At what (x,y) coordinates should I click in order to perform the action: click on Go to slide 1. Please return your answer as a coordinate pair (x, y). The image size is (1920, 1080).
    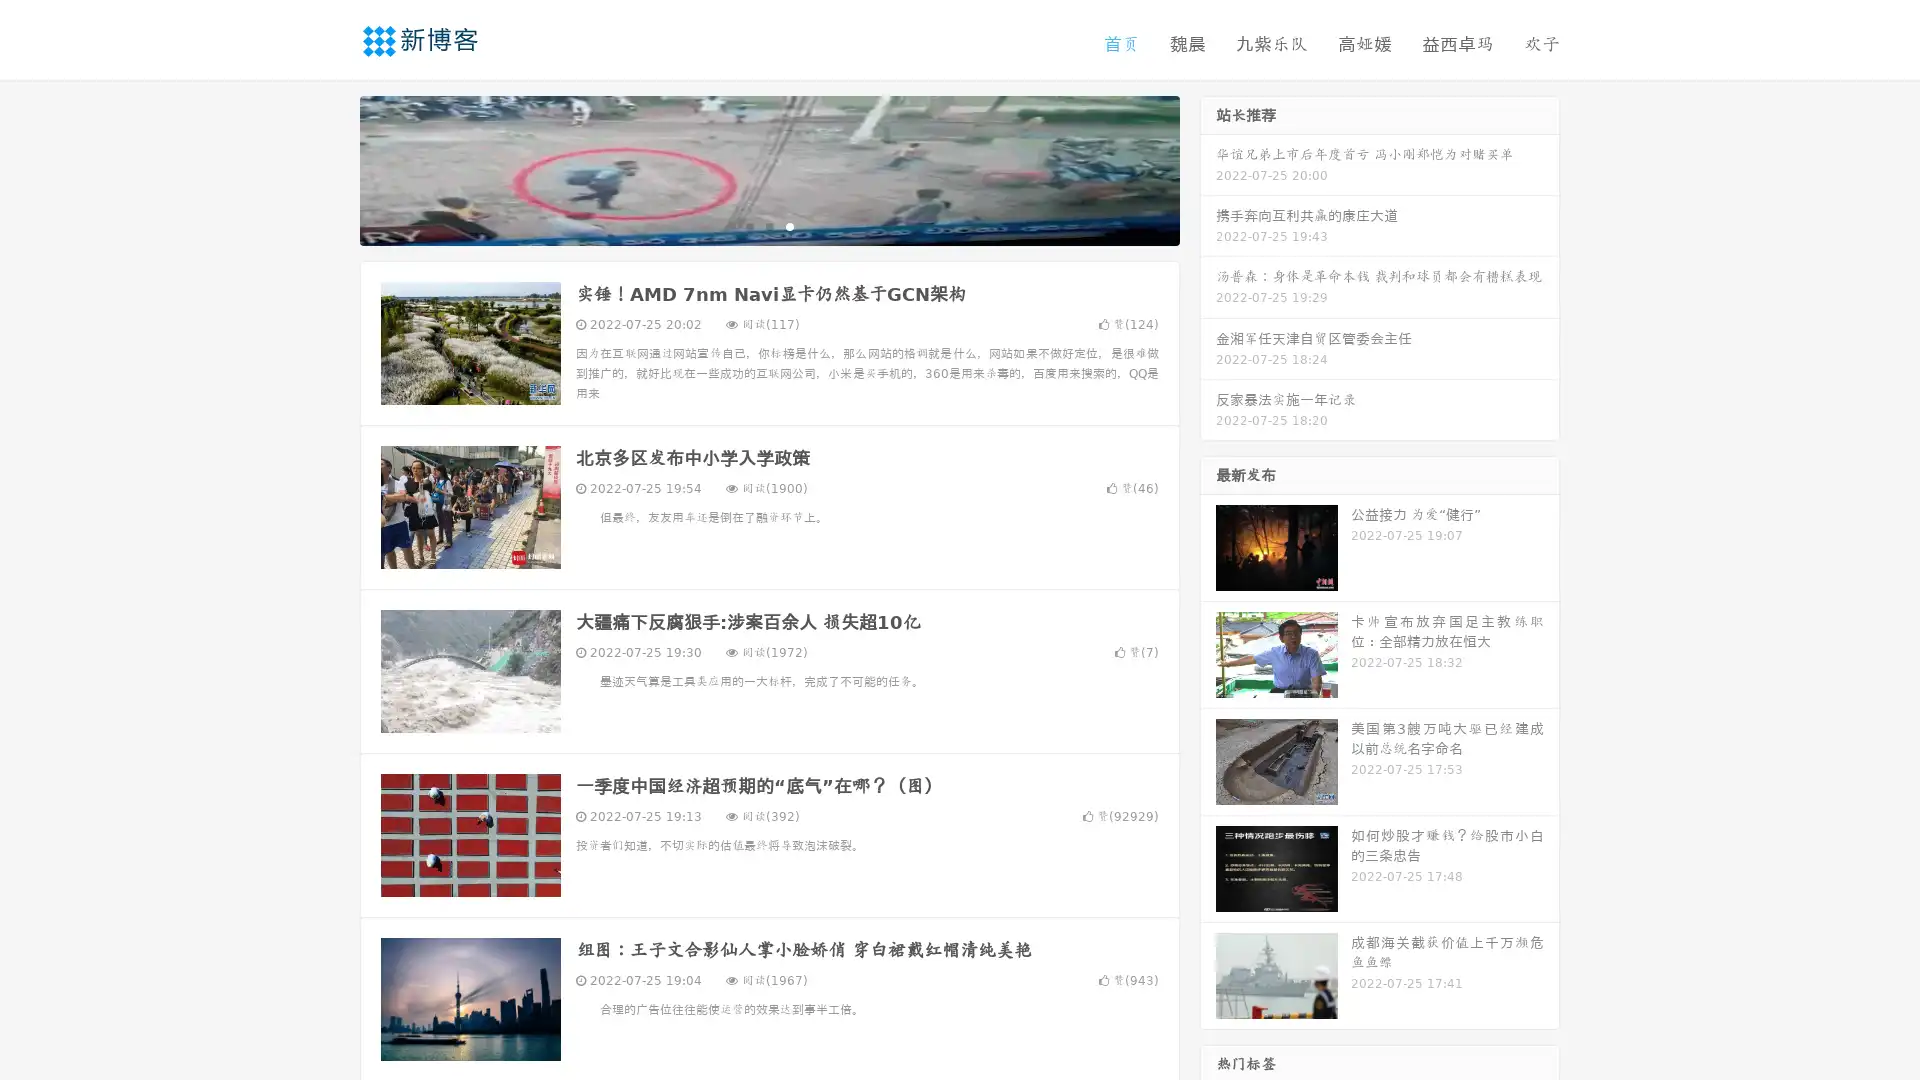
    Looking at the image, I should click on (748, 225).